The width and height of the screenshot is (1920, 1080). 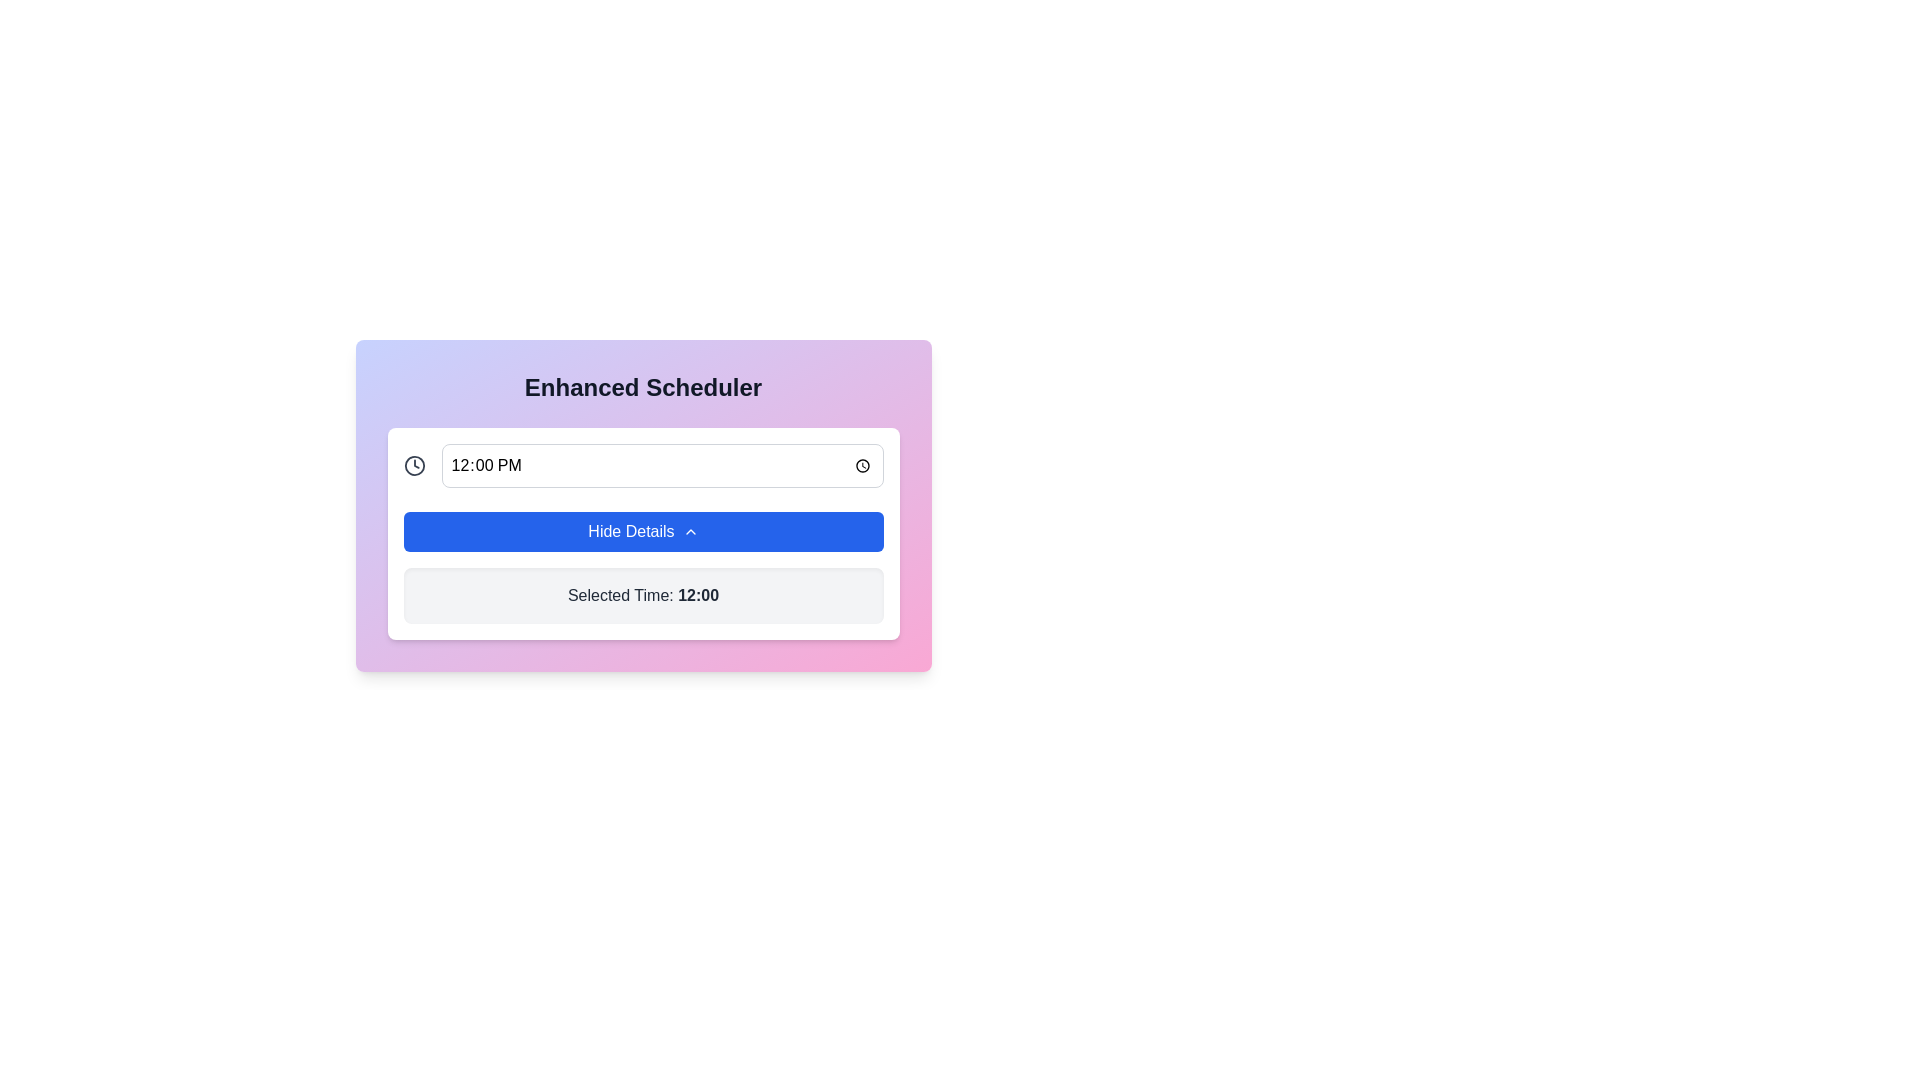 I want to click on the slider within the Time input field, which is styled with a border and rounded corners, displaying '12:00' aligned, so click(x=662, y=466).